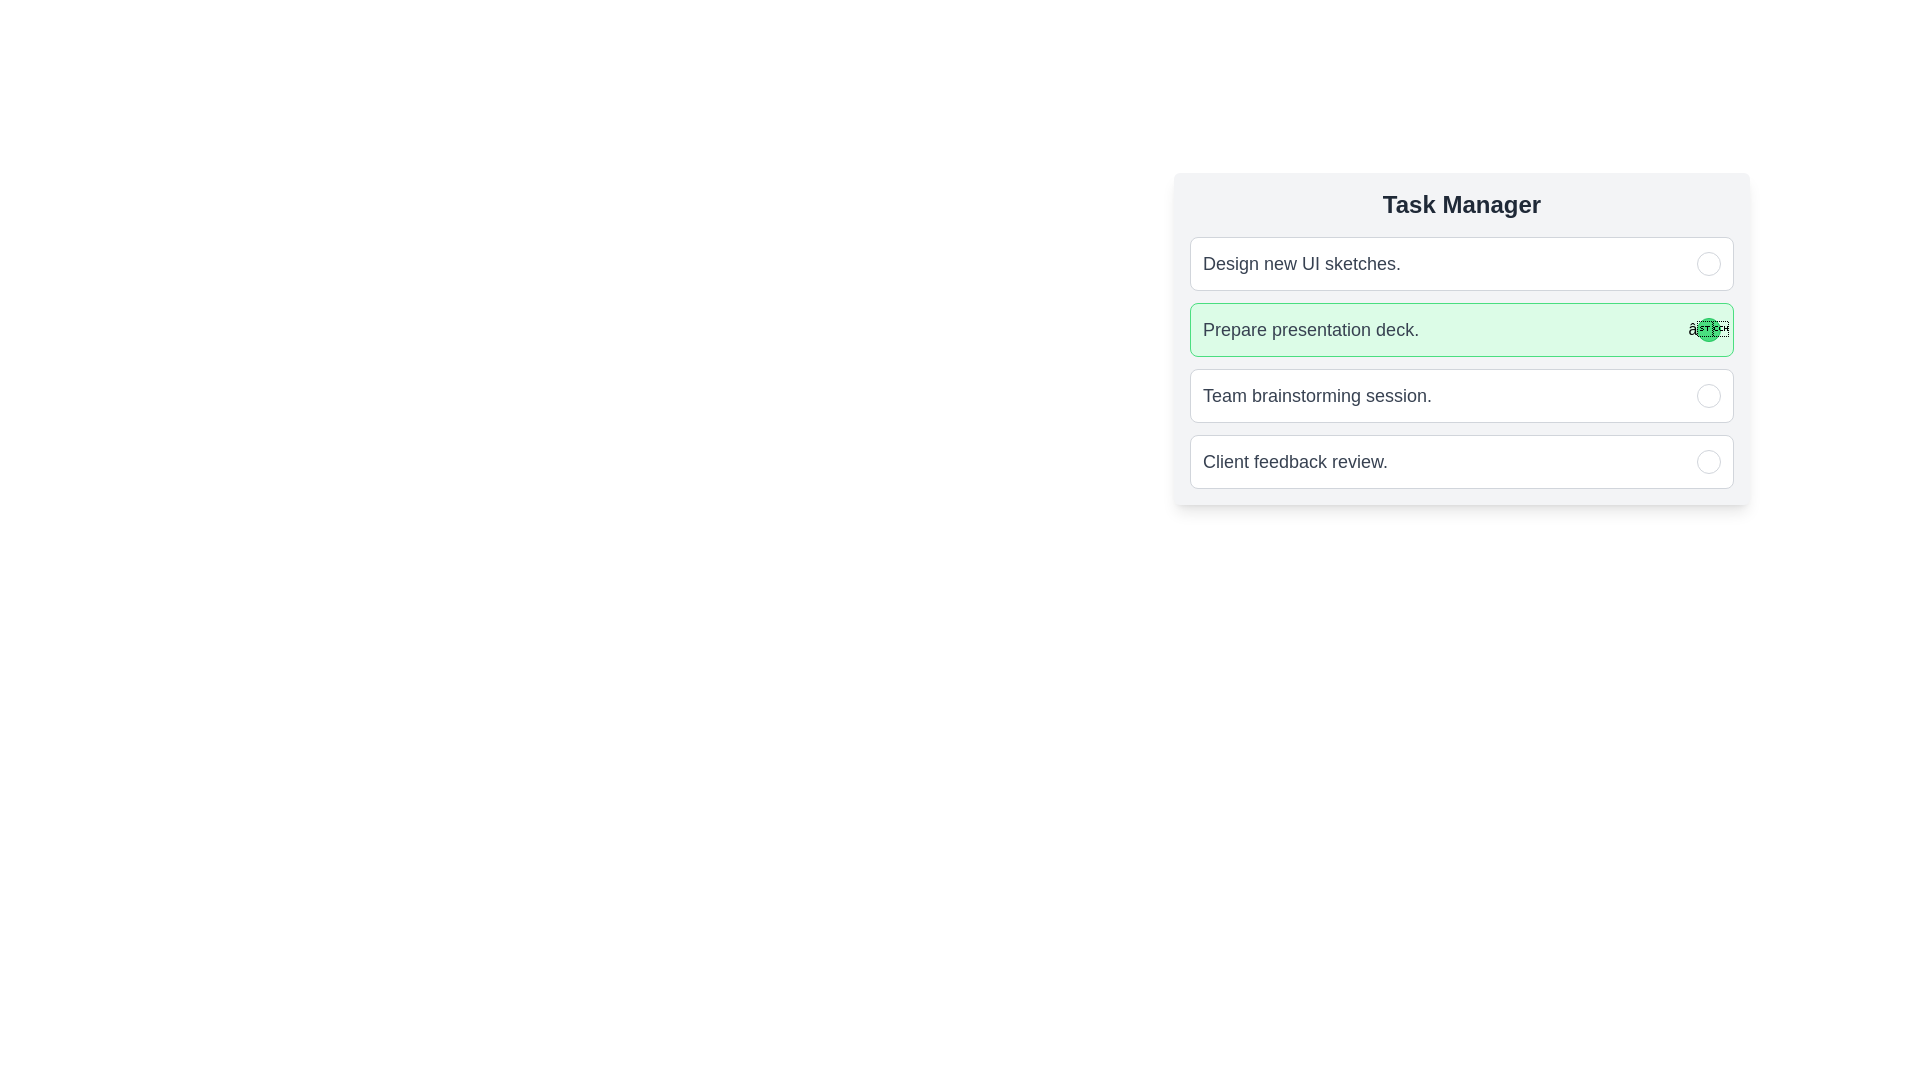 The width and height of the screenshot is (1920, 1080). Describe the element at coordinates (1707, 329) in the screenshot. I see `the small circular green Status Indicator badge with a white checkmark symbol ('✔') located at the rightmost side of the task row for 'Prepare presentation deck.'` at that location.